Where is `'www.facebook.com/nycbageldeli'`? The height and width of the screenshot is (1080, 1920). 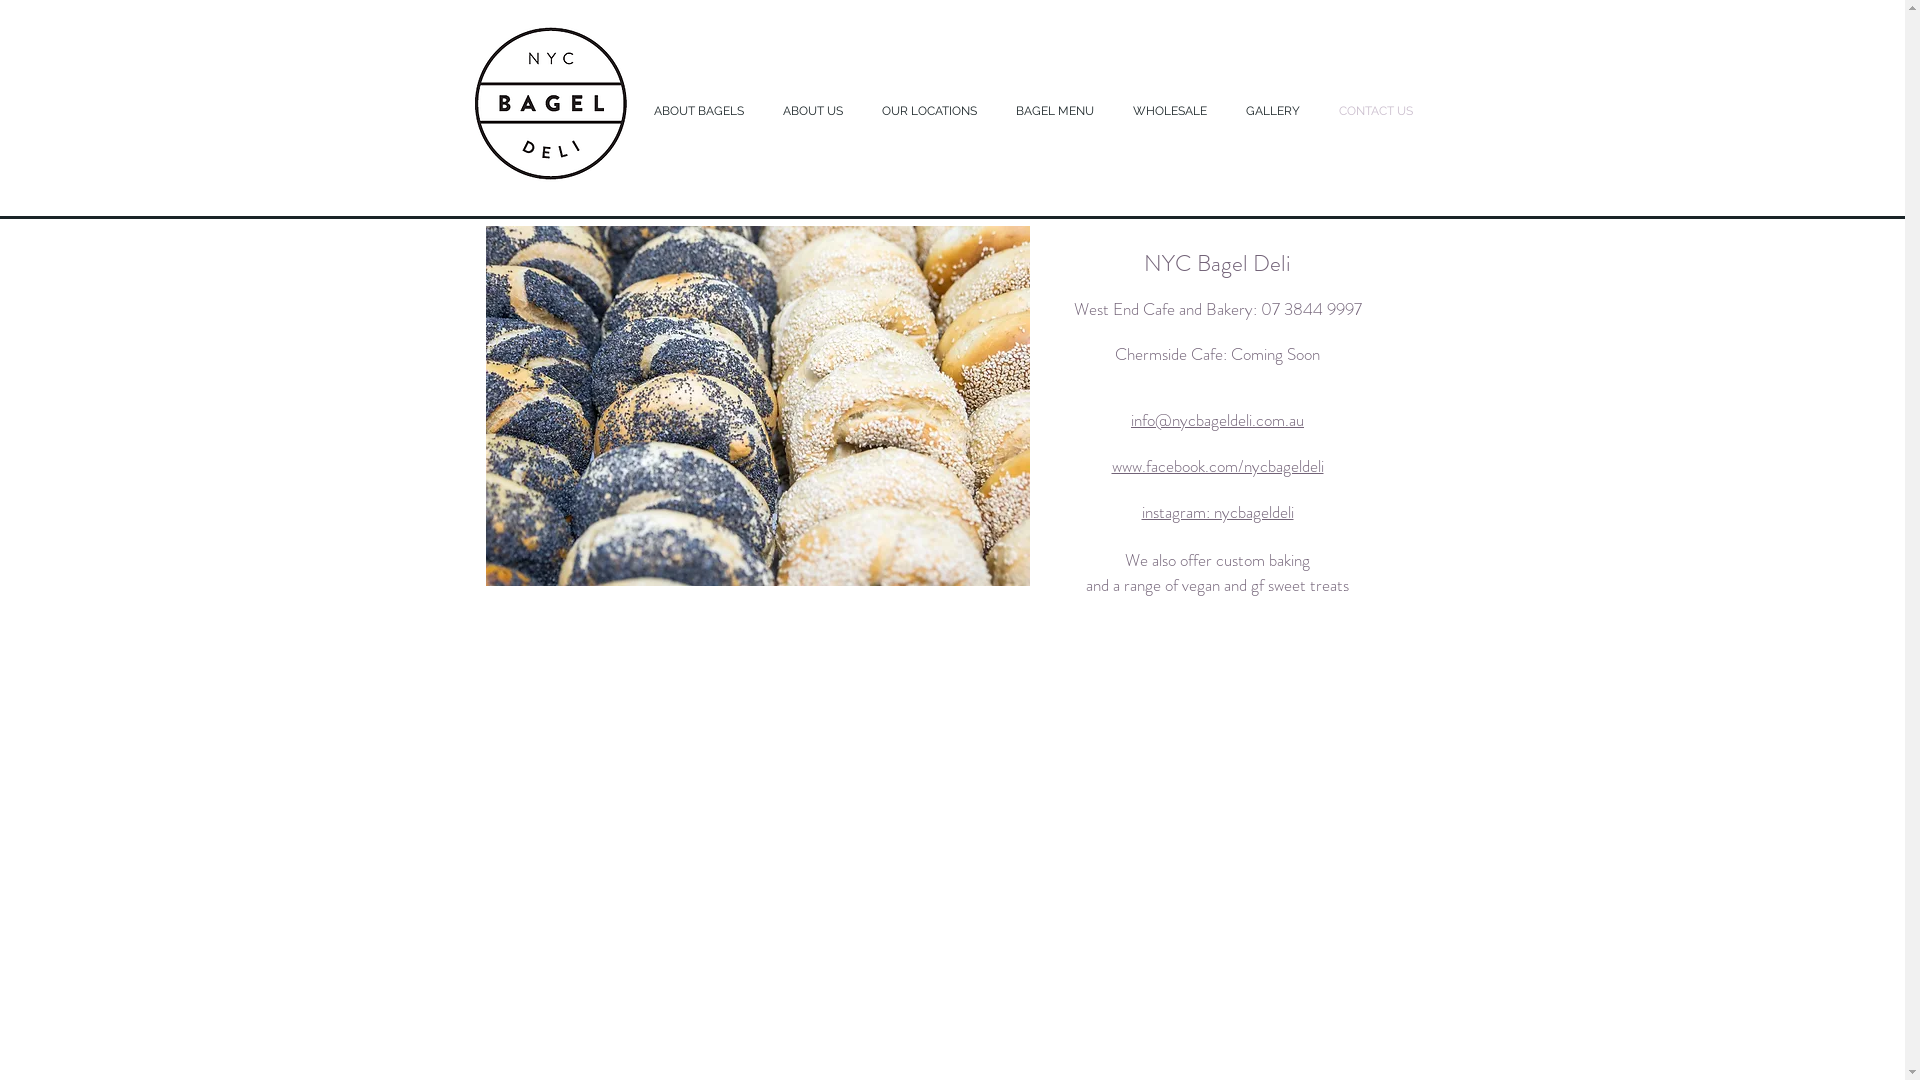 'www.facebook.com/nycbageldeli' is located at coordinates (1217, 467).